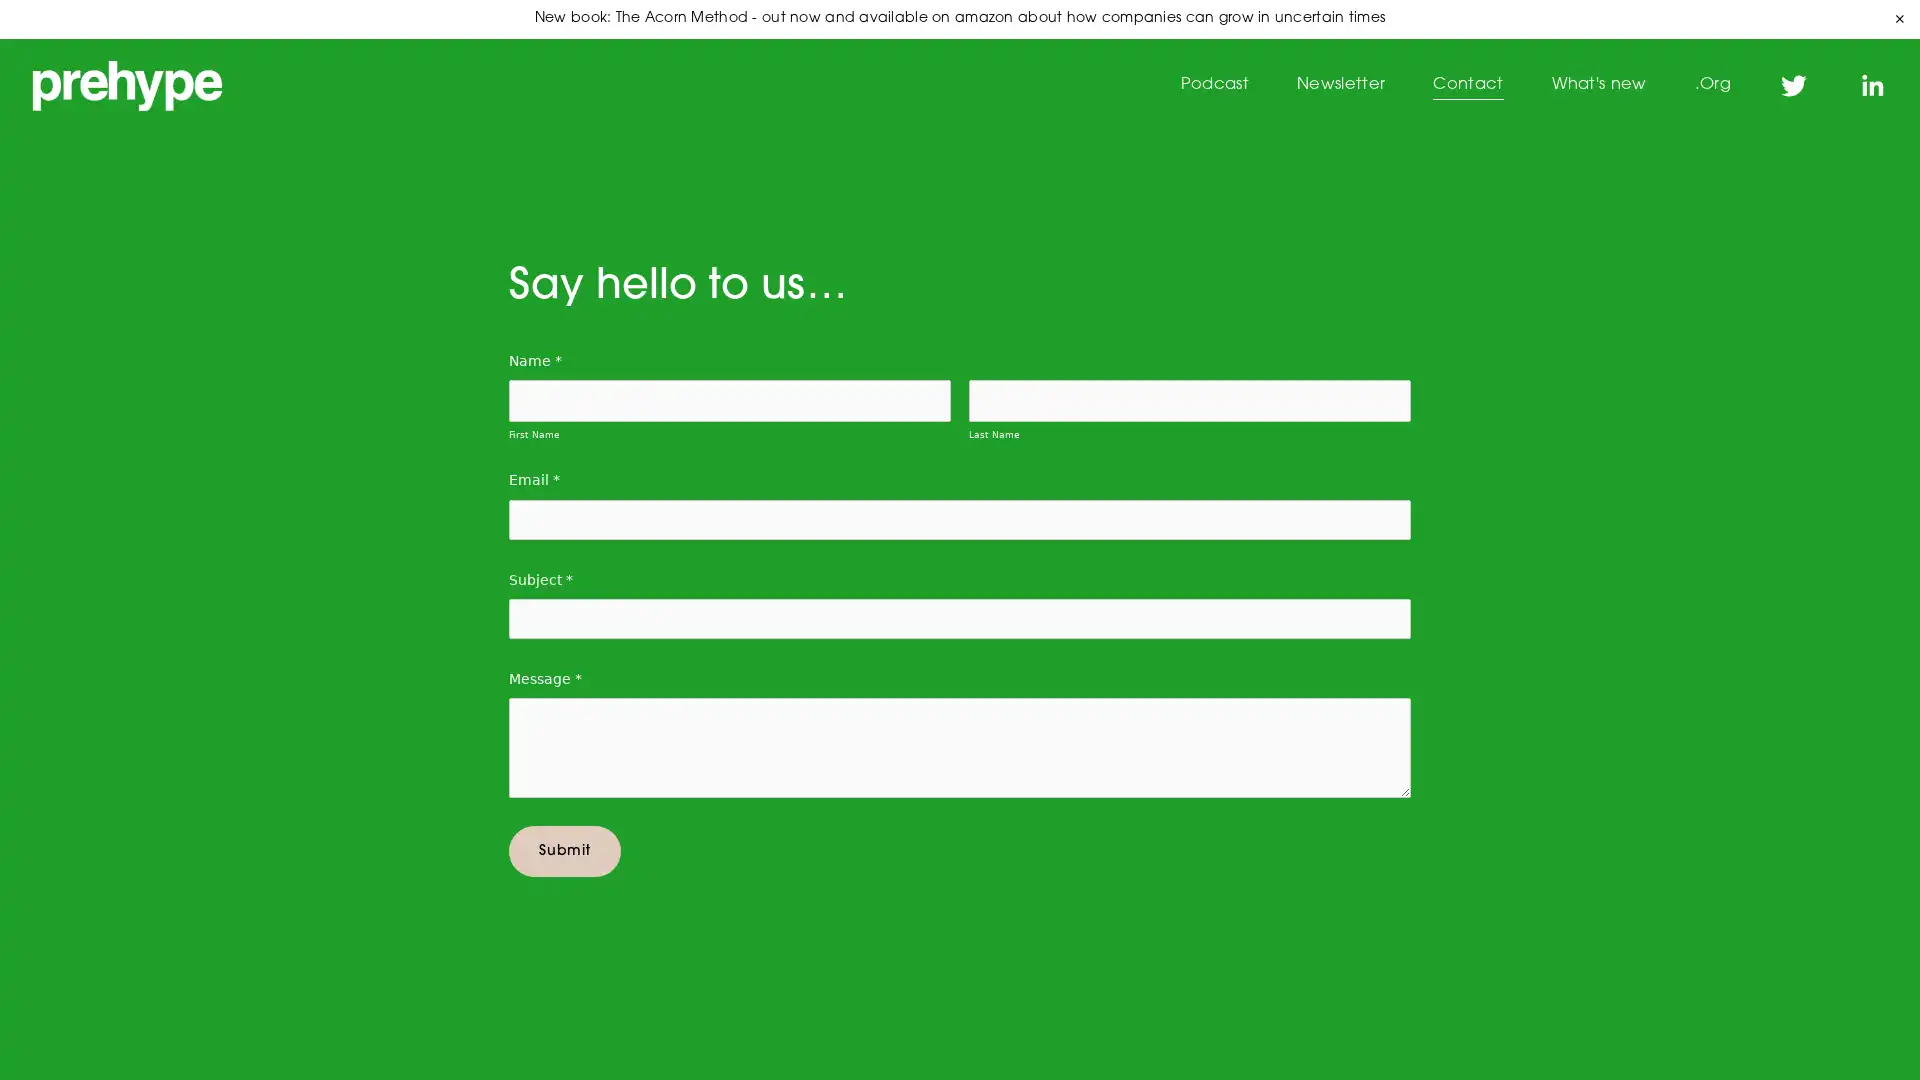 This screenshot has width=1920, height=1080. I want to click on Submit, so click(563, 882).